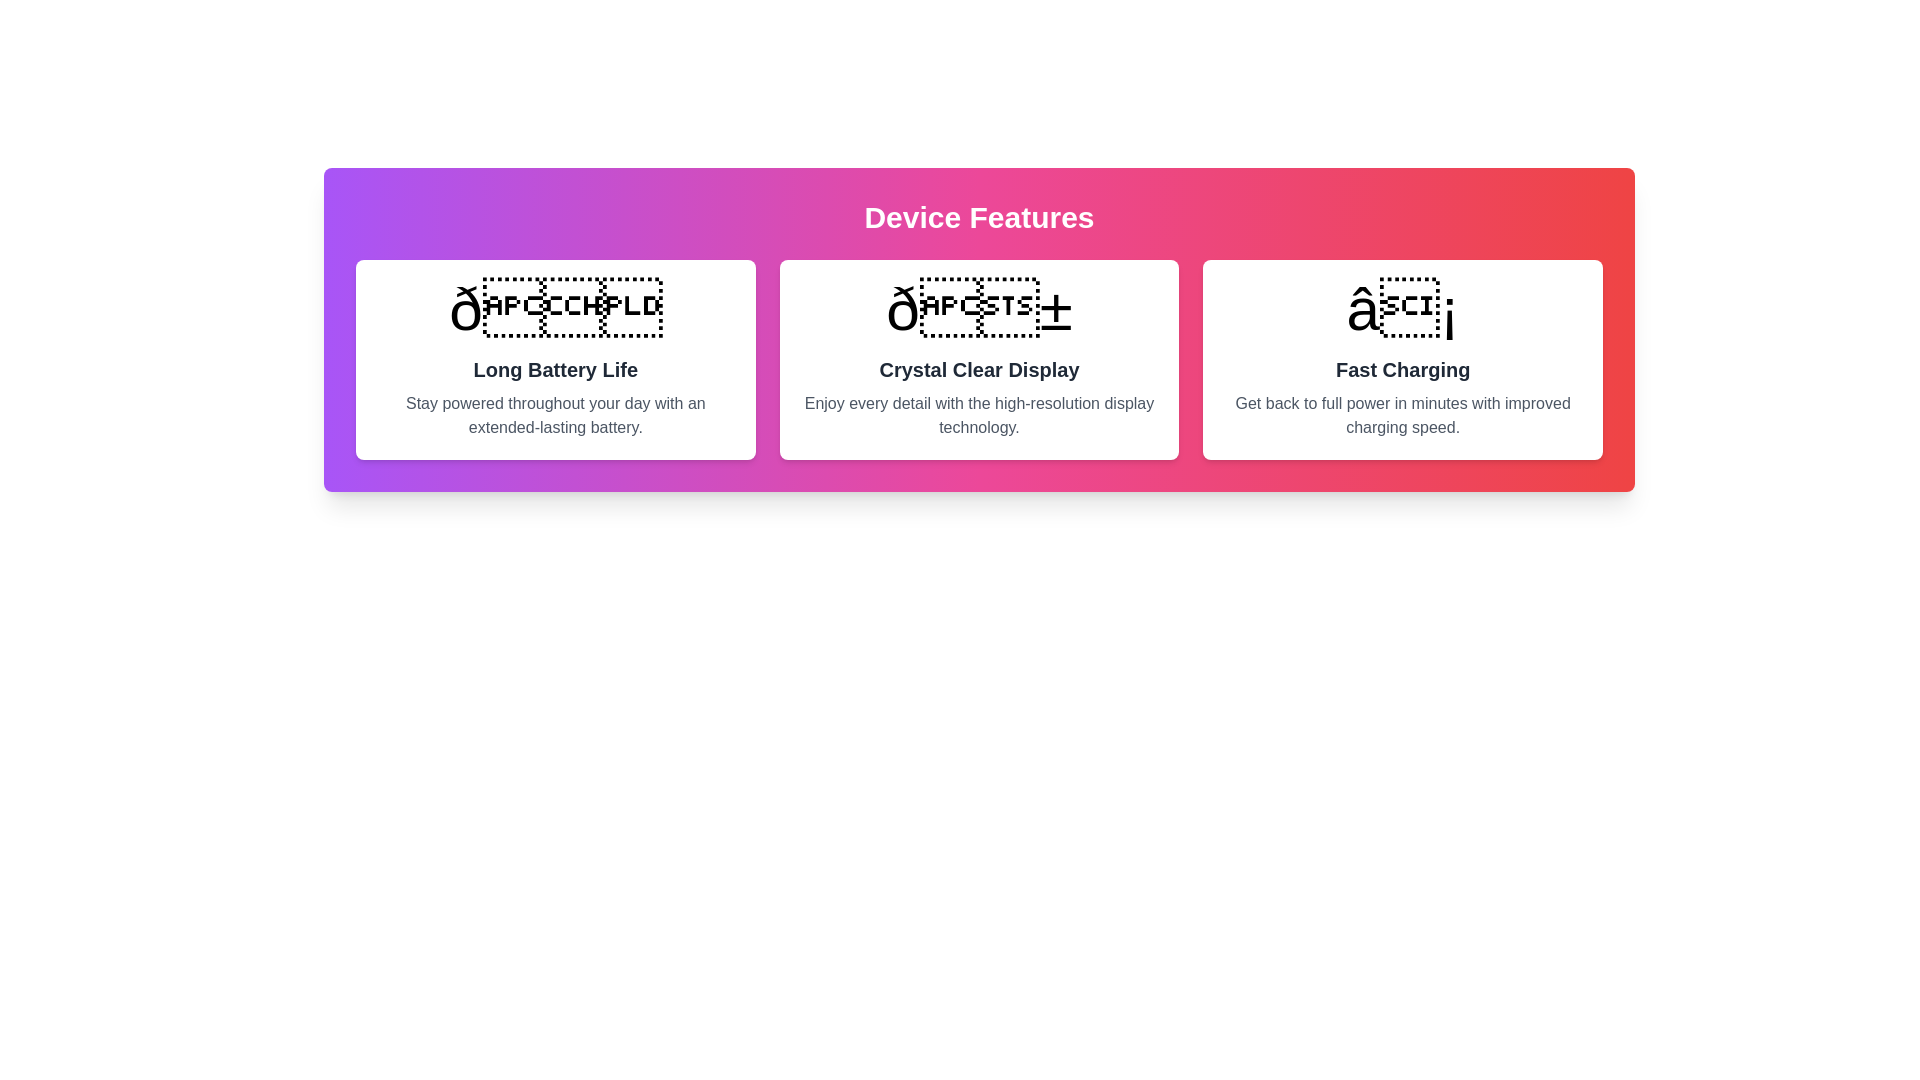  Describe the element at coordinates (1402, 309) in the screenshot. I see `the large 'Fast Charging' icon located in the center of the card in the 'Device Features' section` at that location.